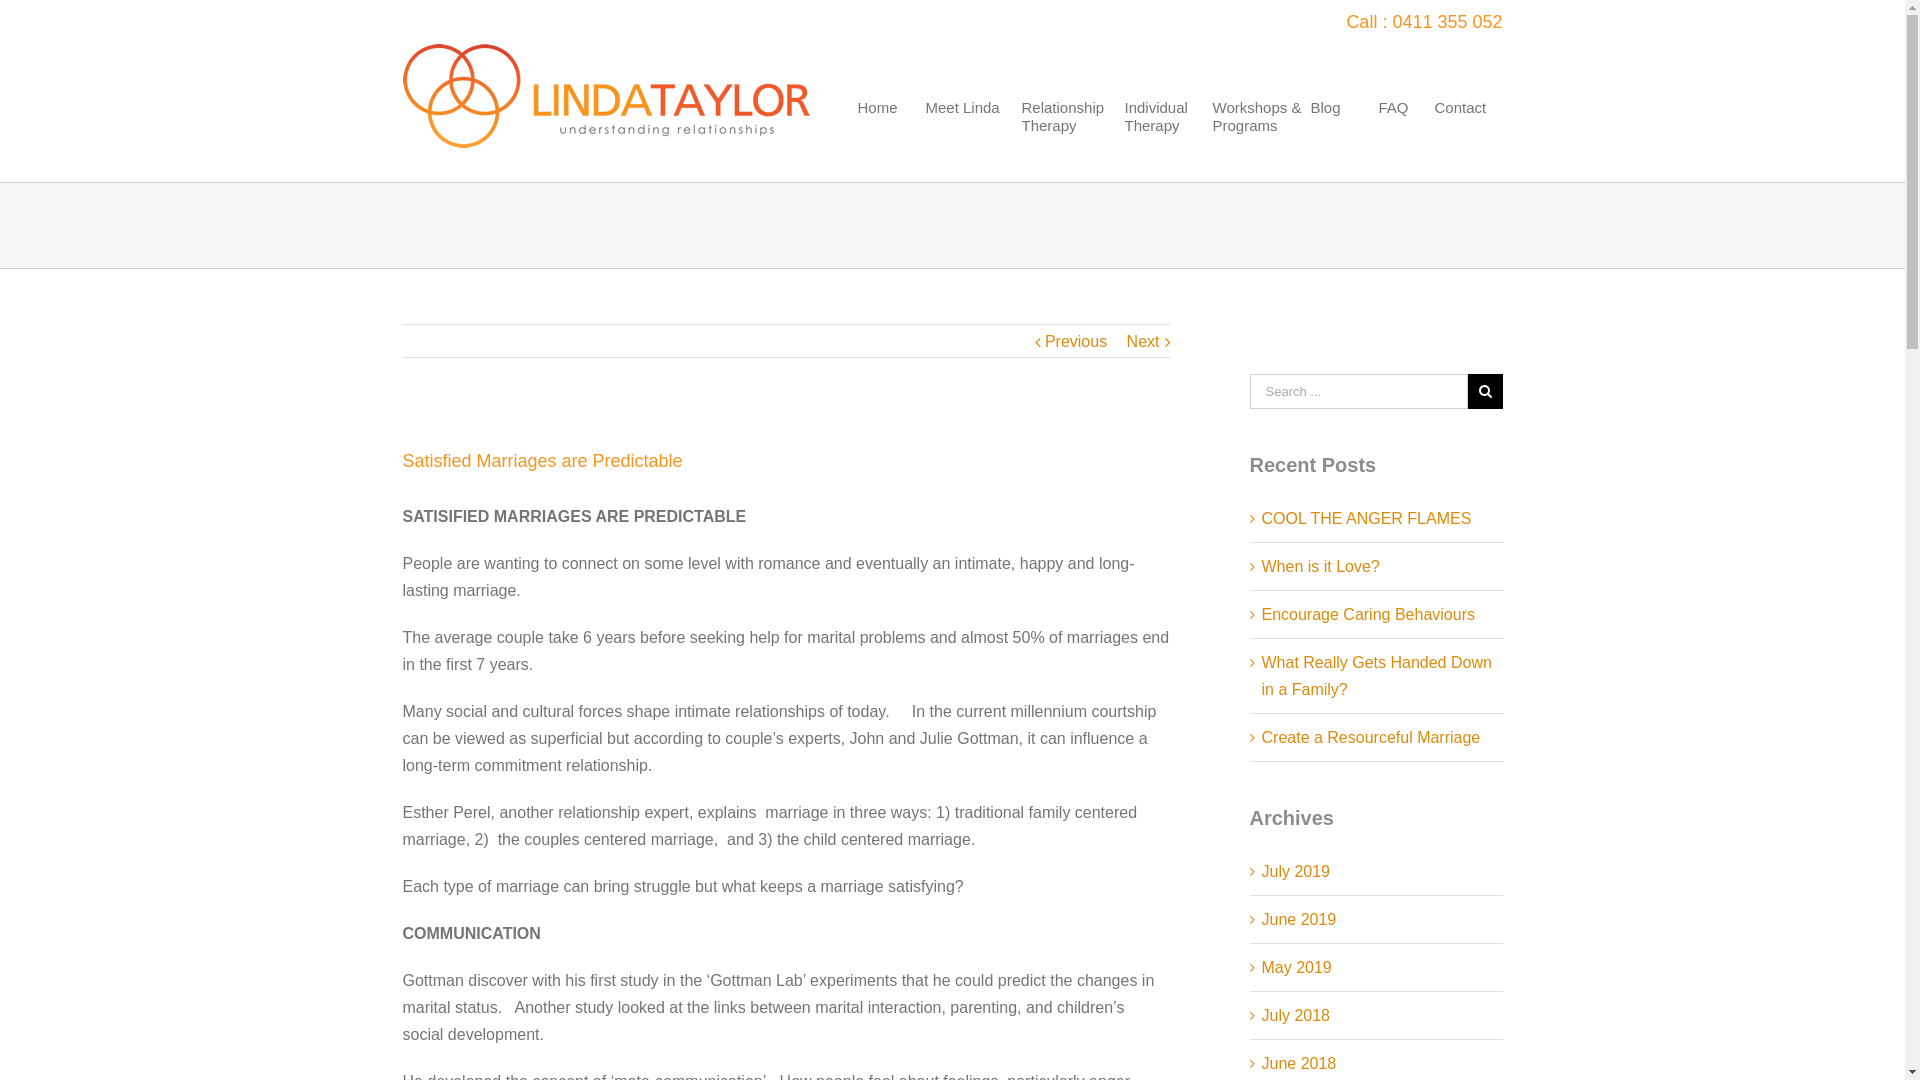 This screenshot has width=1920, height=1080. I want to click on 'COOL THE ANGER FLAMES', so click(1366, 517).